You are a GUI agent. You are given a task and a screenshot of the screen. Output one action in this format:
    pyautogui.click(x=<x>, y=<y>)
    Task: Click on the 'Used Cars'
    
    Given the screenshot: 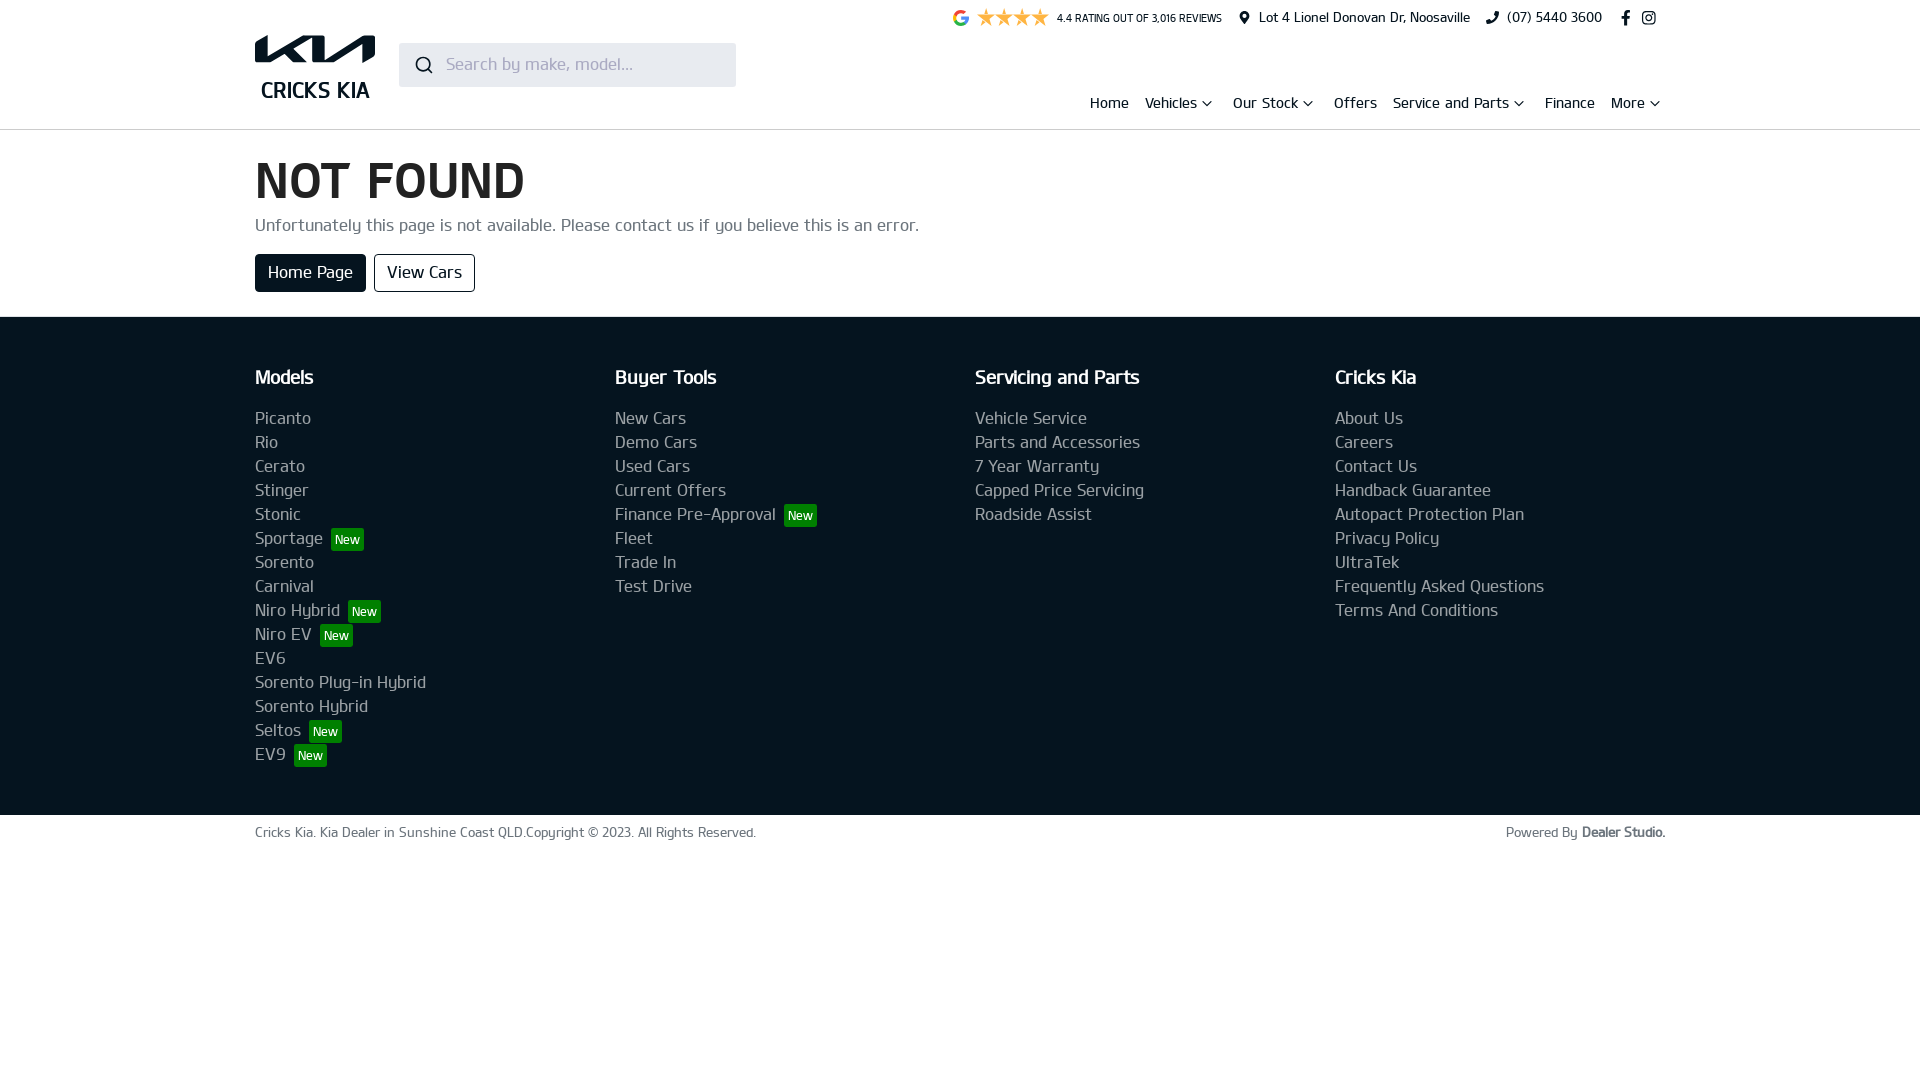 What is the action you would take?
    pyautogui.click(x=652, y=466)
    